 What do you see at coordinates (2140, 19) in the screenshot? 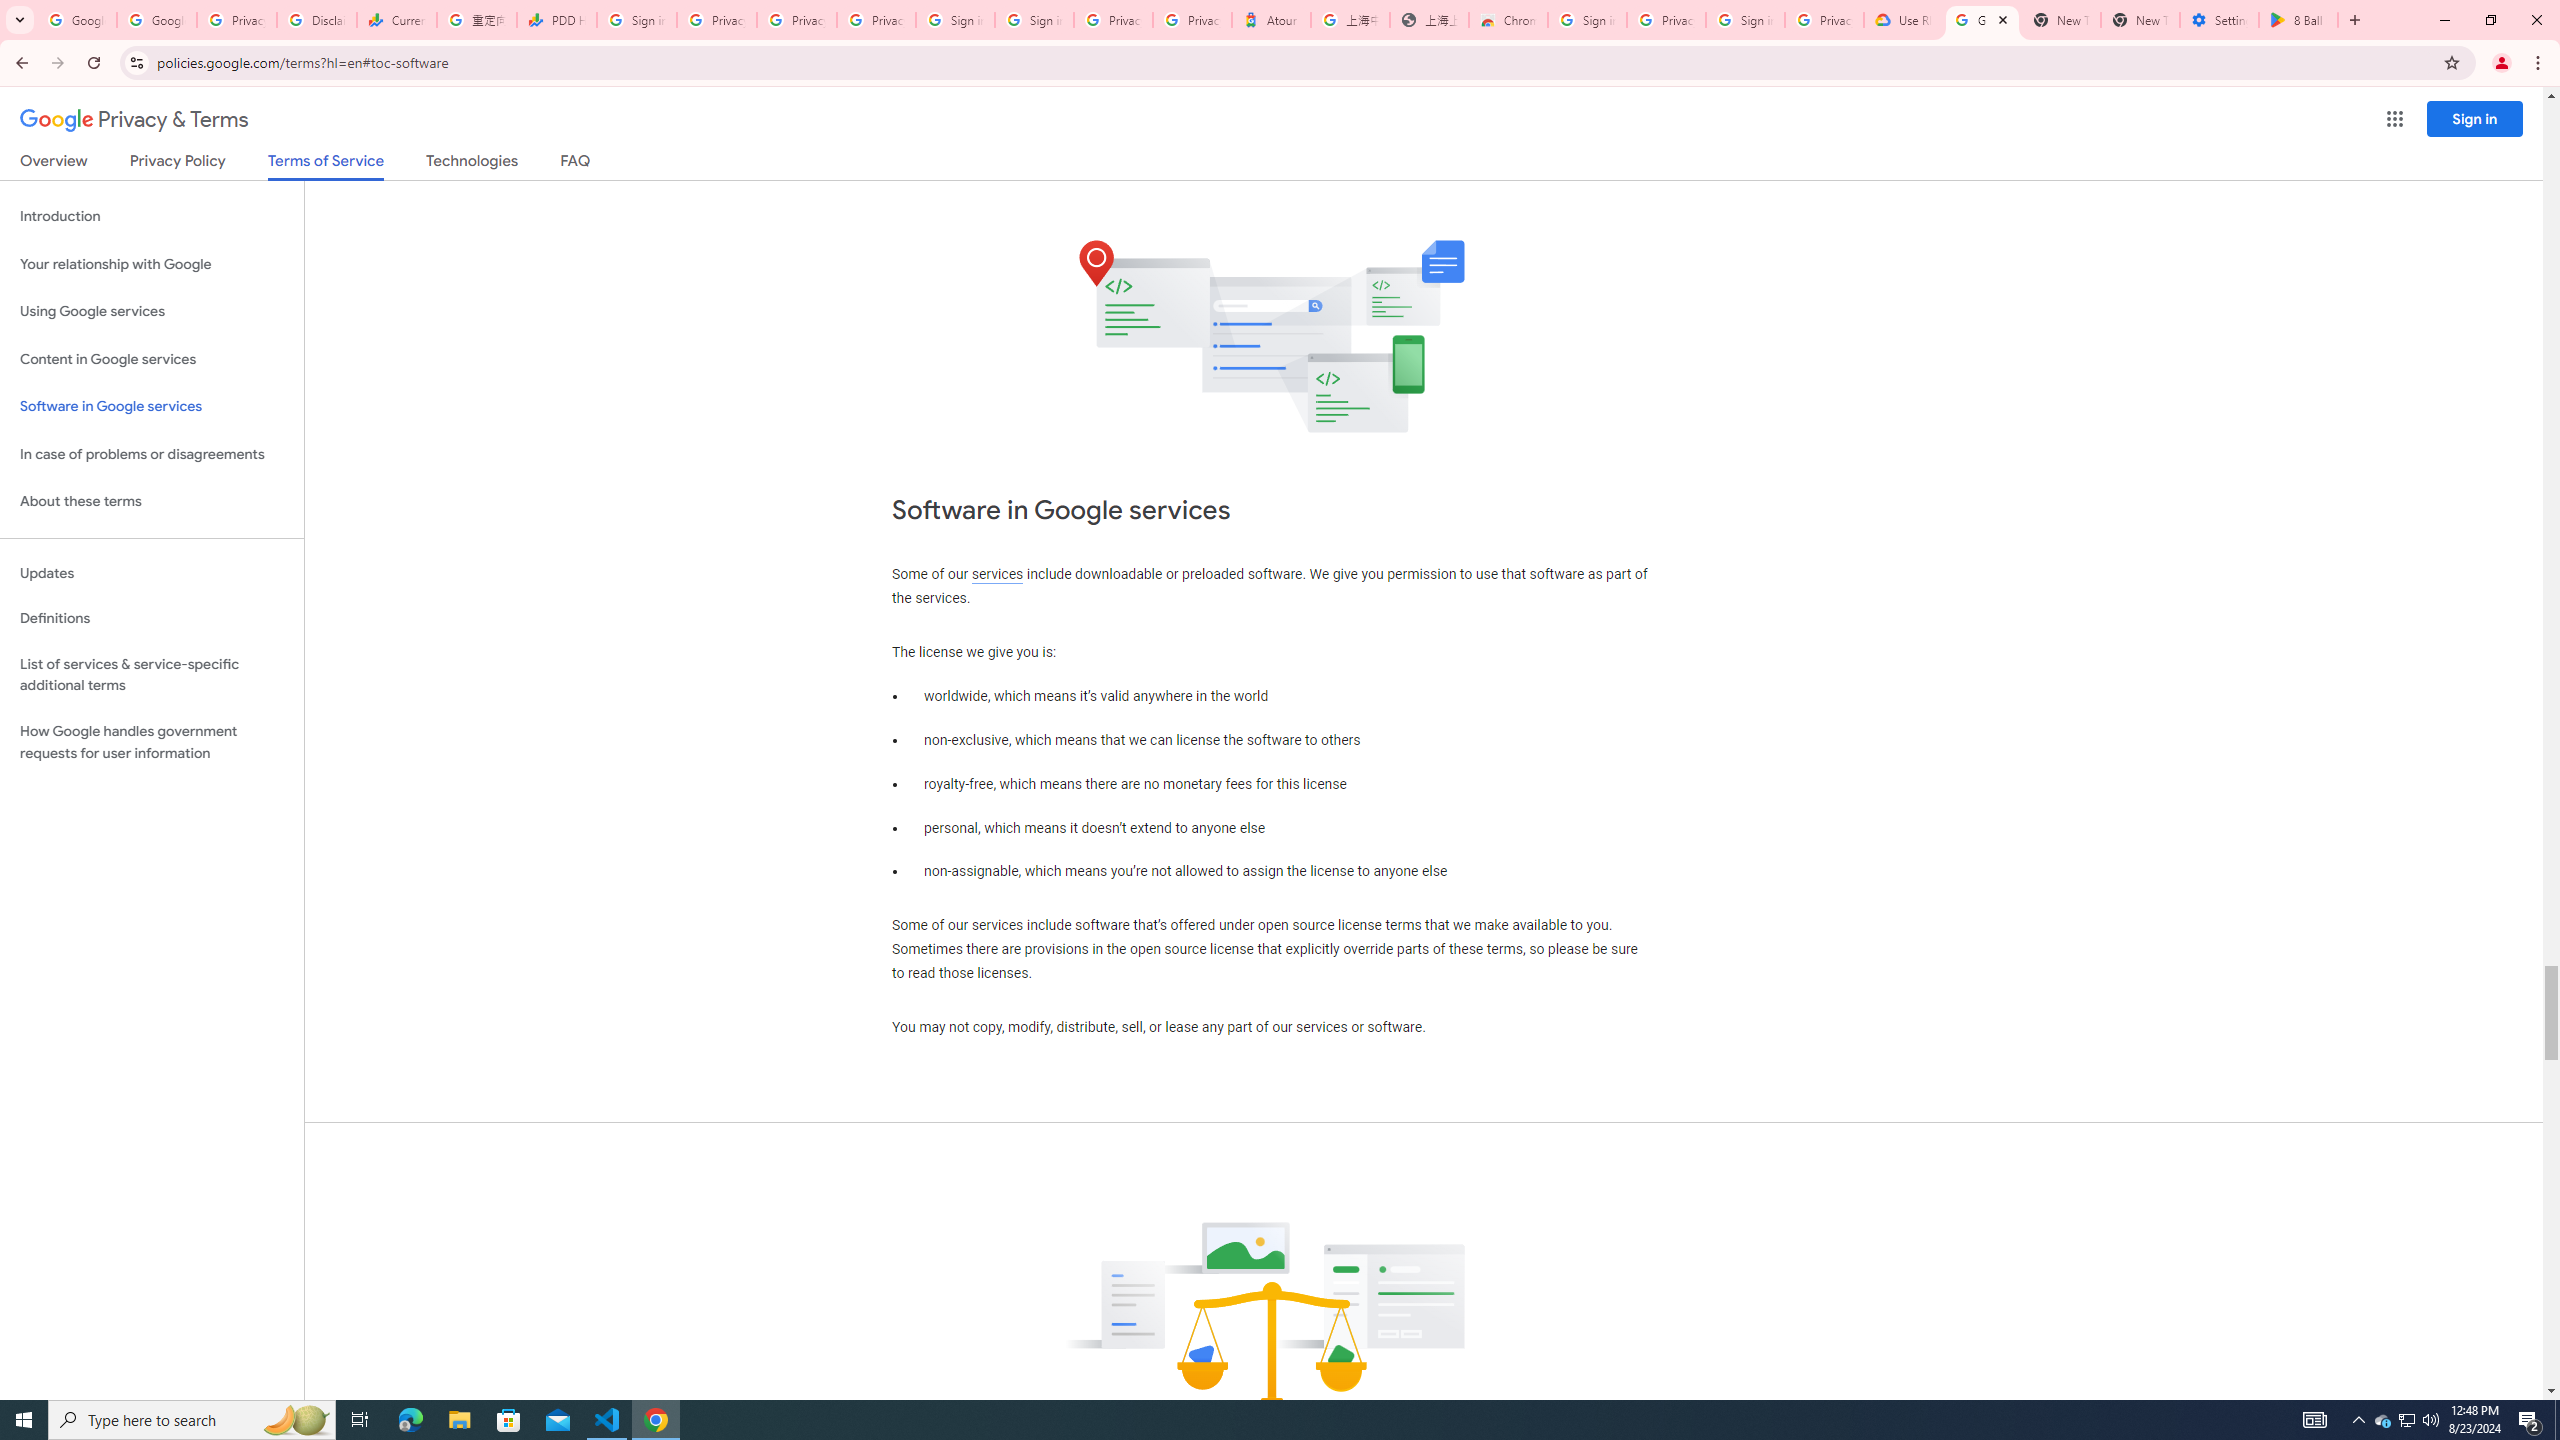
I see `'New Tab'` at bounding box center [2140, 19].